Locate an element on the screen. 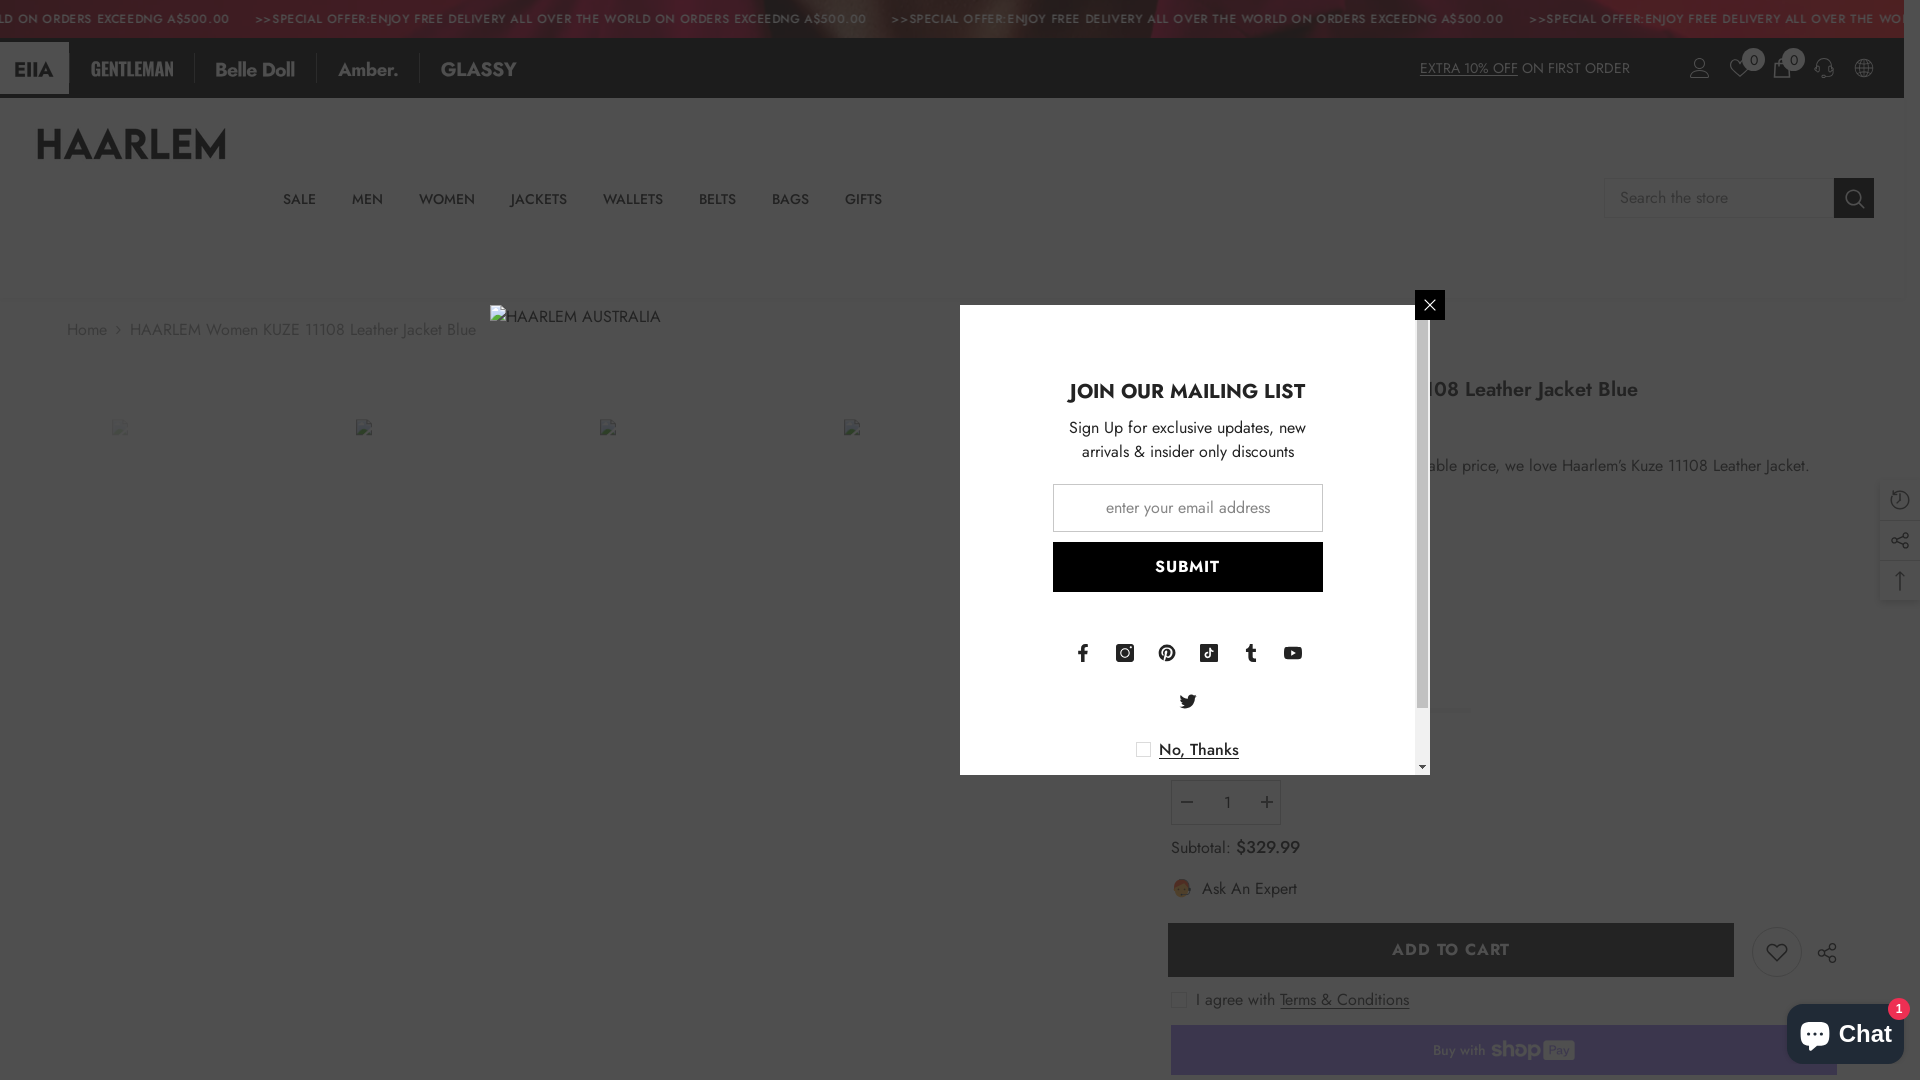 The image size is (1920, 1080). 'BELTS' is located at coordinates (681, 207).